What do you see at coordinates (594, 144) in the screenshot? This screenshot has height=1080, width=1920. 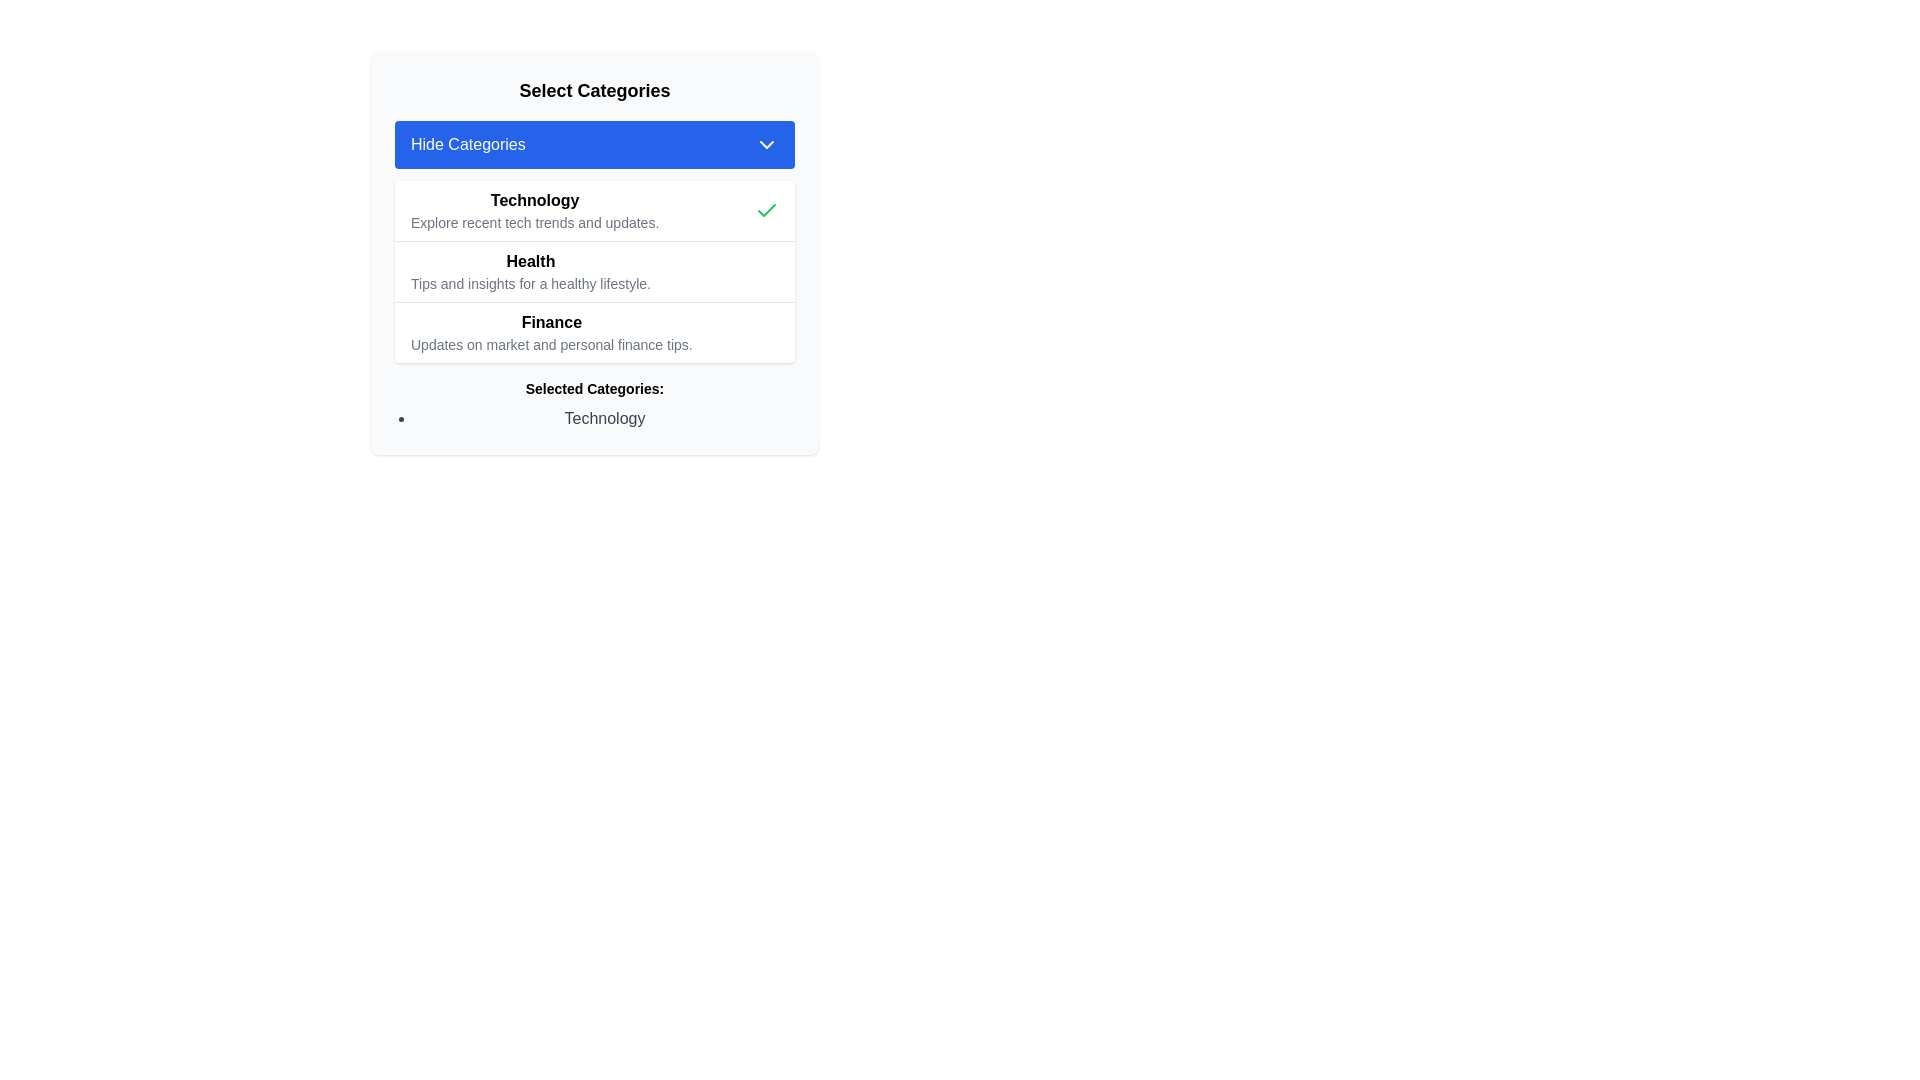 I see `the toggle button located below the title 'Select Categories'` at bounding box center [594, 144].